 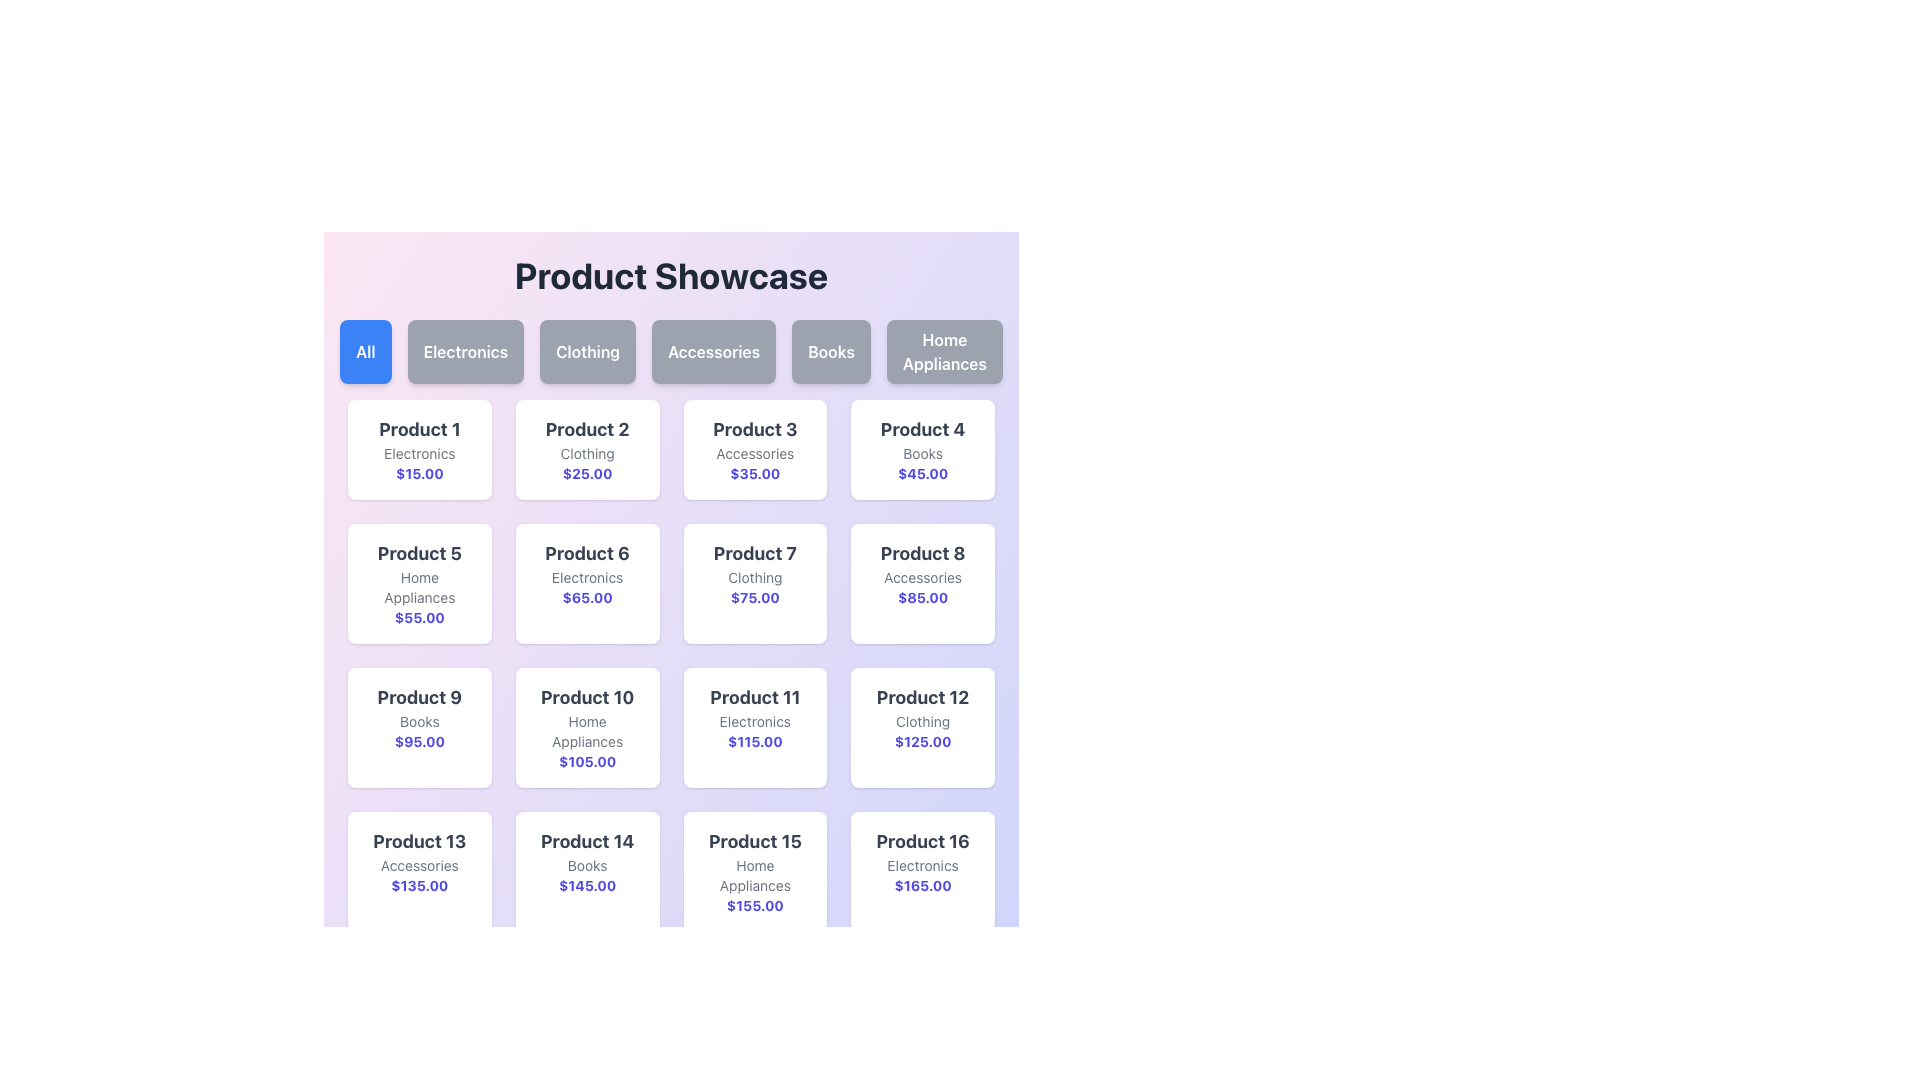 What do you see at coordinates (586, 450) in the screenshot?
I see `the product information card located in the second column of the first row, which displays details about a product including its name, category, and price` at bounding box center [586, 450].